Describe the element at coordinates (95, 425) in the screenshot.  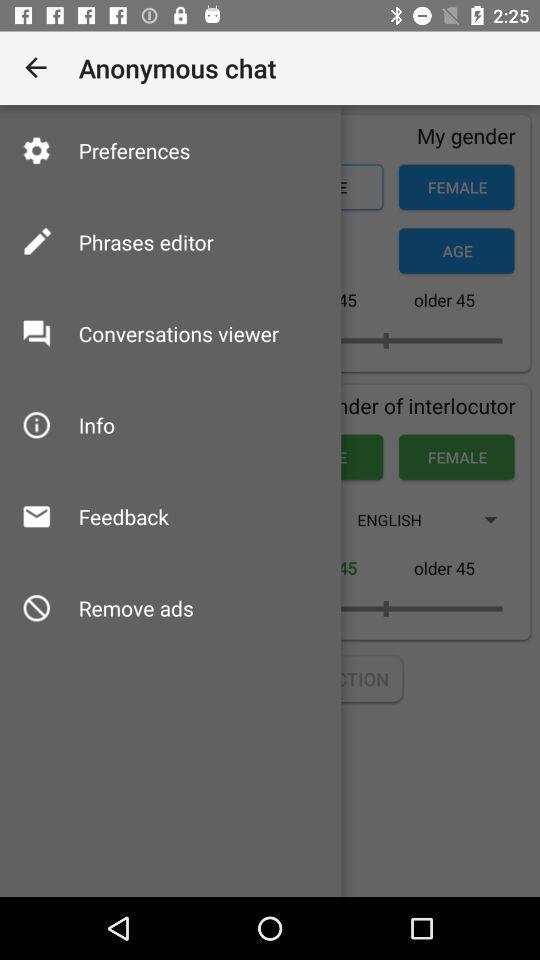
I see `item above feedback icon` at that location.